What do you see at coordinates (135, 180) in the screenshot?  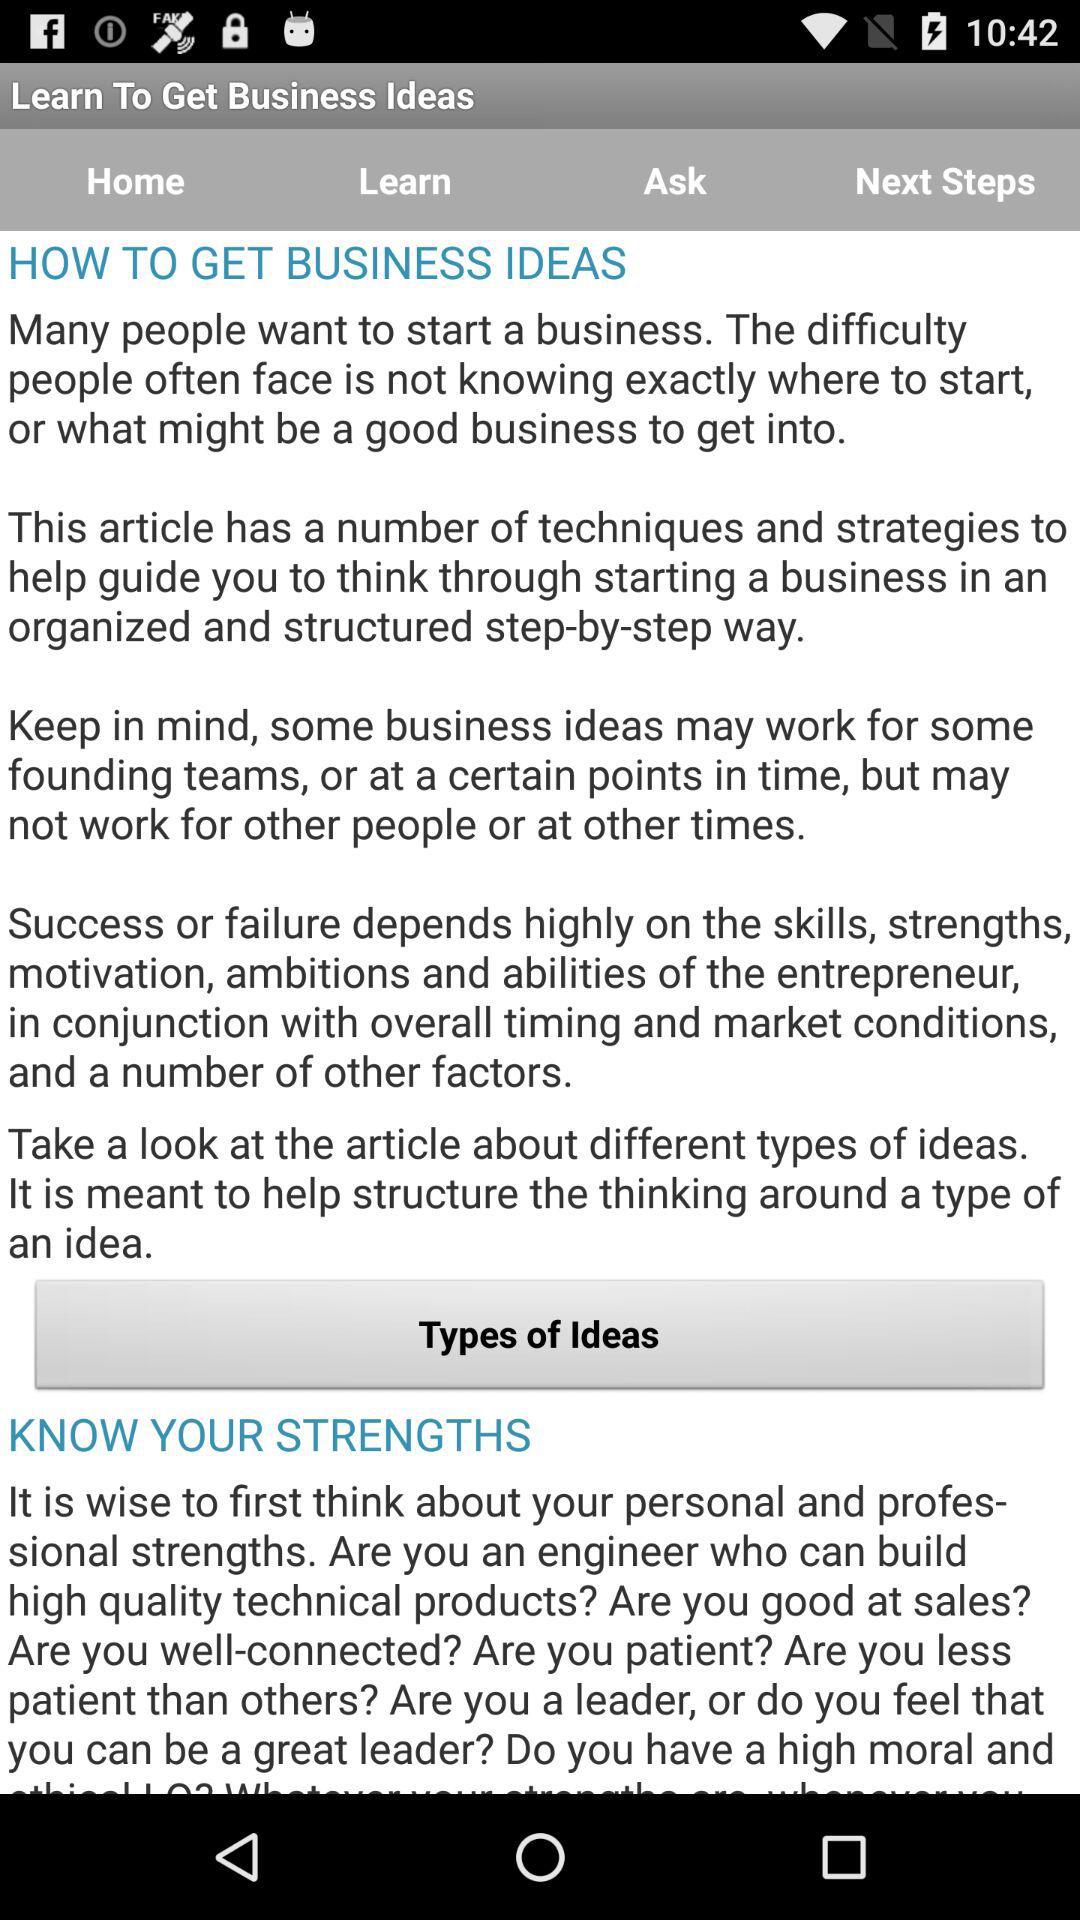 I see `icon above how to get` at bounding box center [135, 180].